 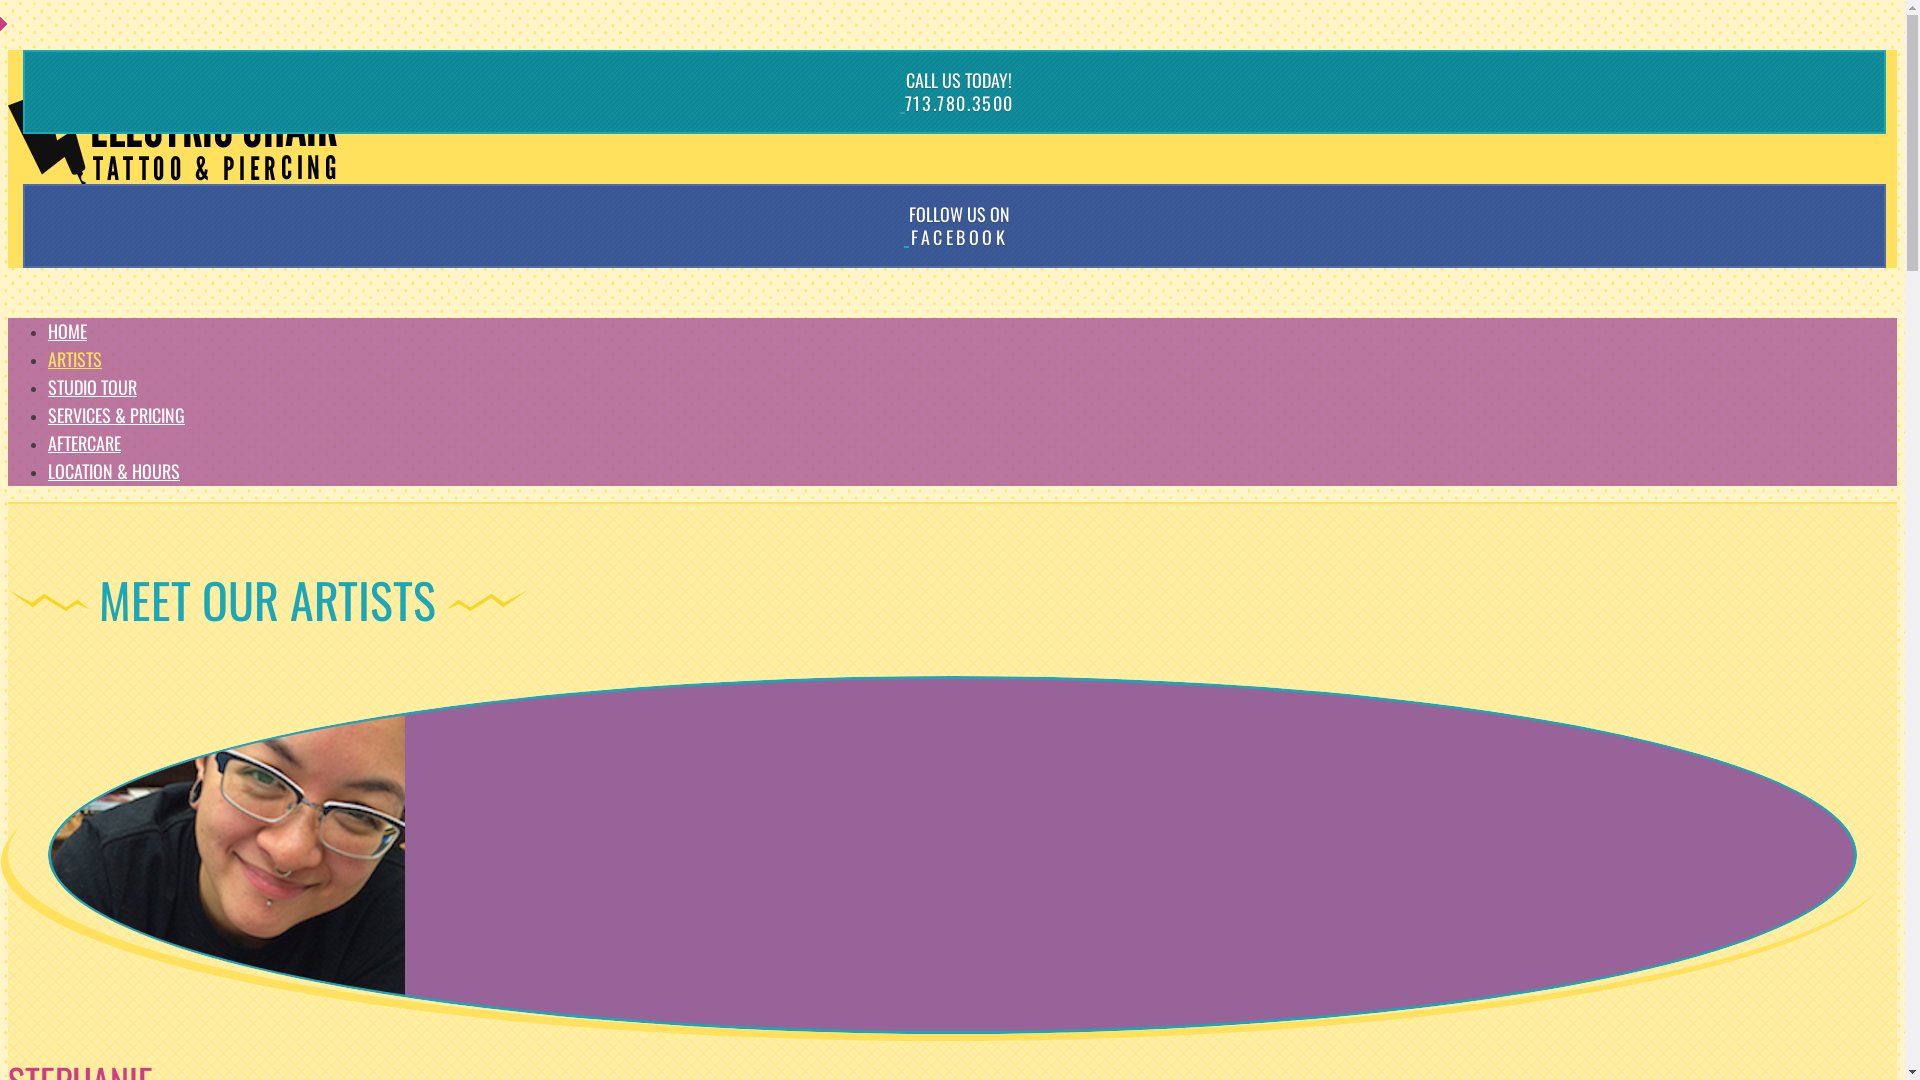 What do you see at coordinates (951, 92) in the screenshot?
I see `'CALL US TODAY!` at bounding box center [951, 92].